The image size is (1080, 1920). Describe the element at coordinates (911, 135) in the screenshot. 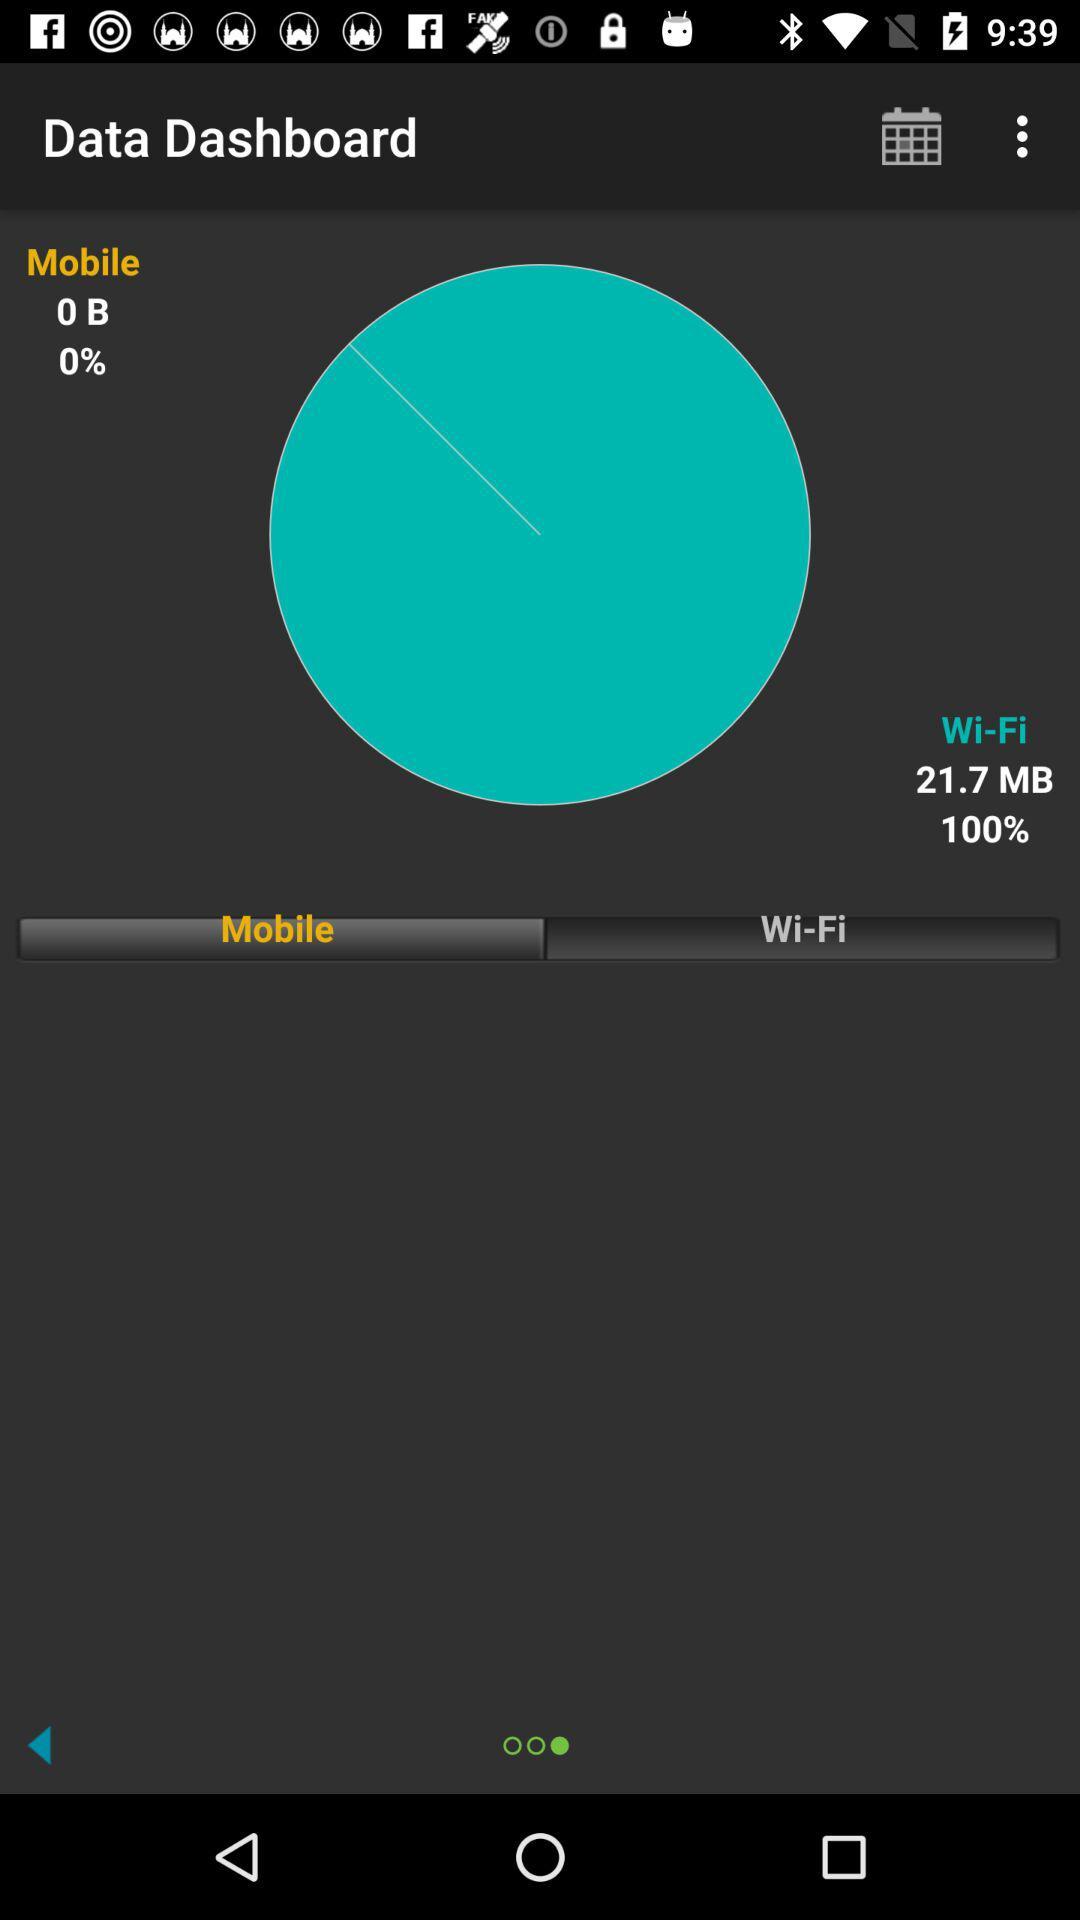

I see `the app to the right of data dashboard icon` at that location.